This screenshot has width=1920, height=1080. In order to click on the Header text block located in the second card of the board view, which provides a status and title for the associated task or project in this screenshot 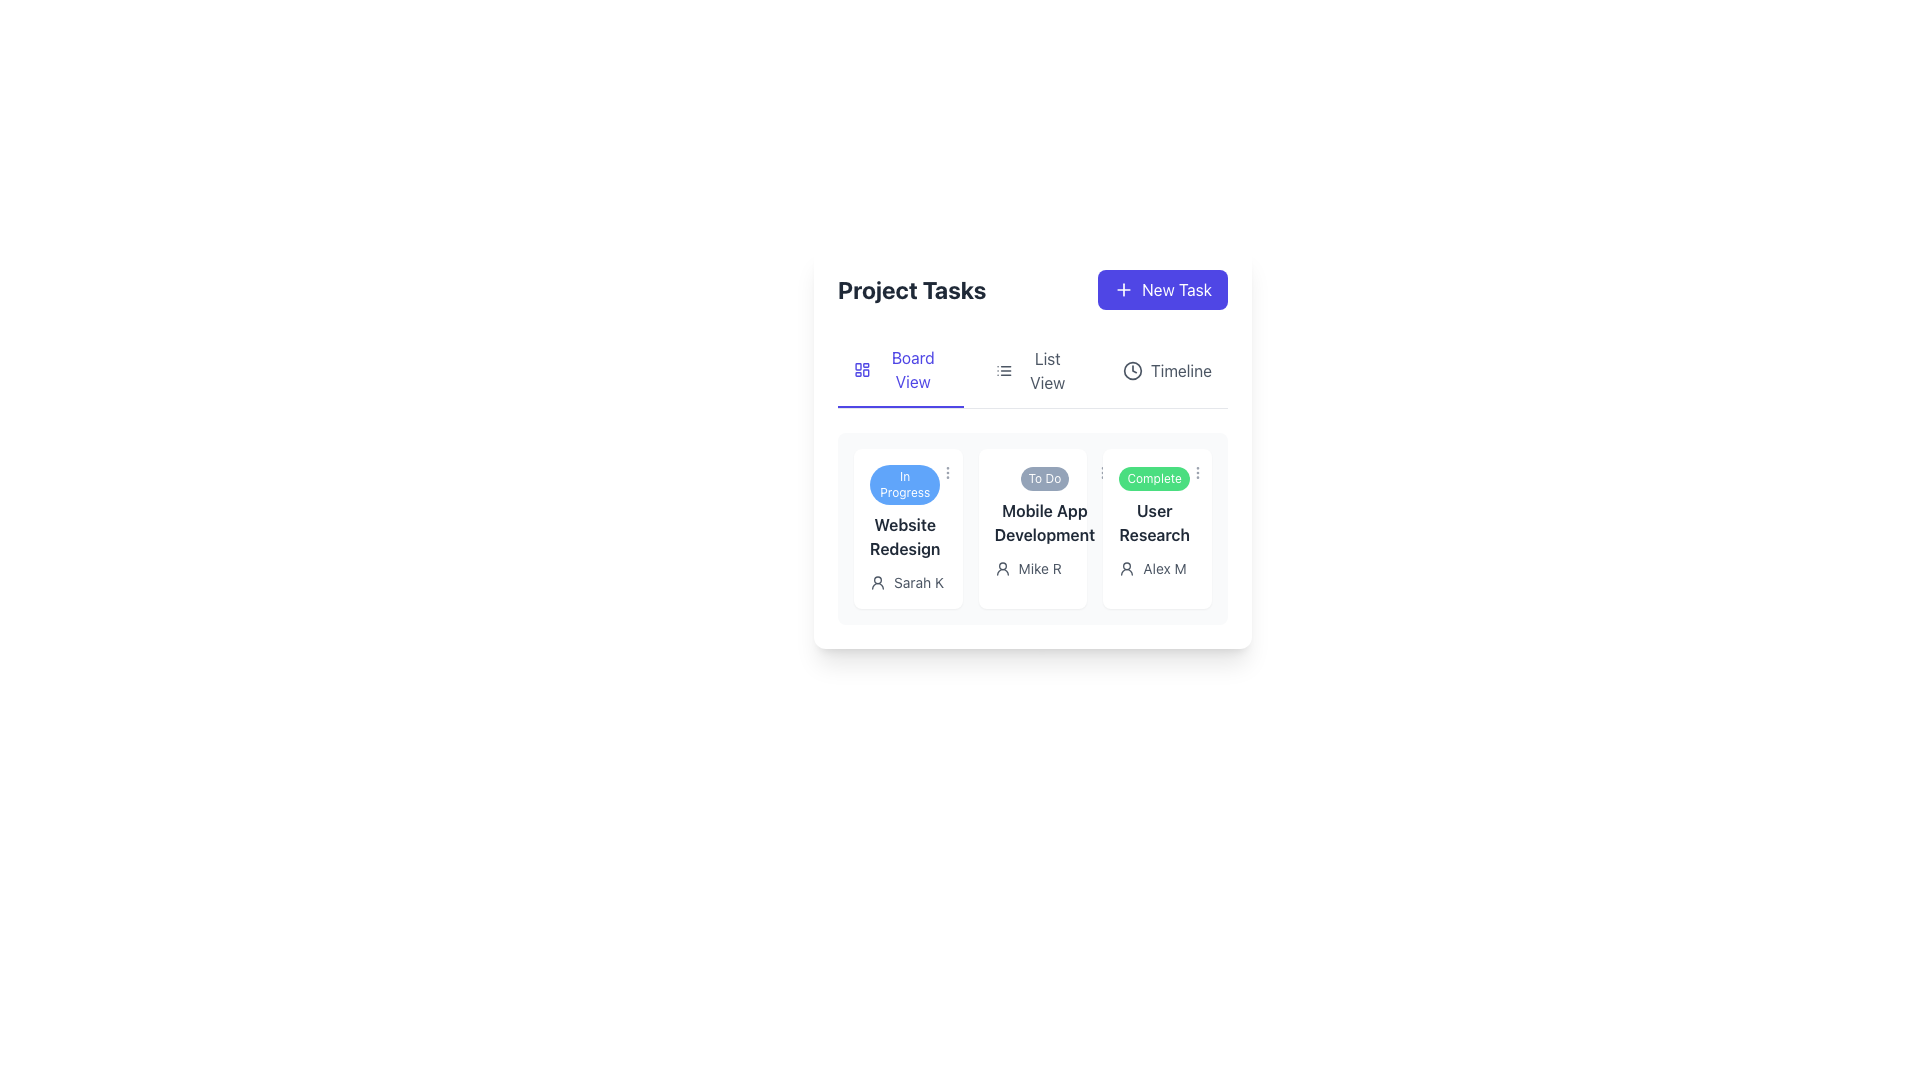, I will do `click(1032, 504)`.